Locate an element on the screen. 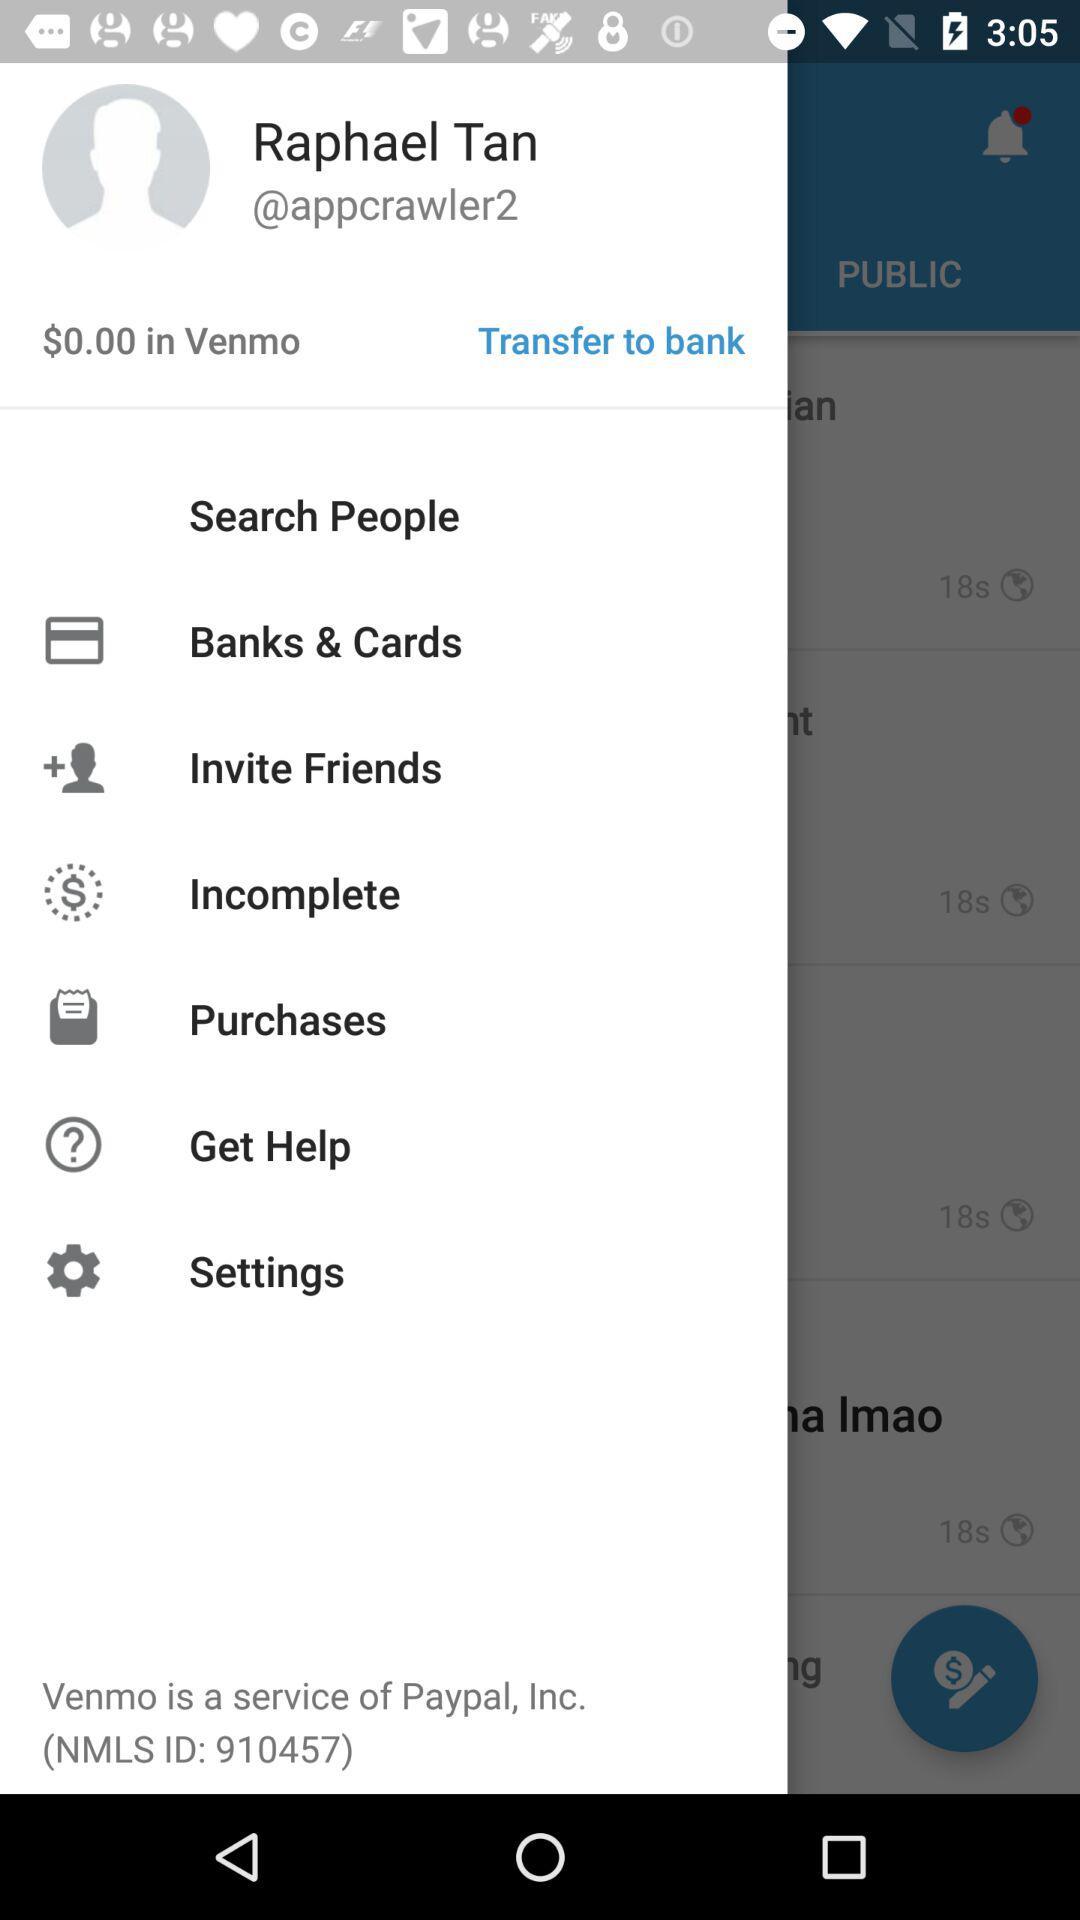 This screenshot has height=1920, width=1080. the edit icon is located at coordinates (963, 1678).